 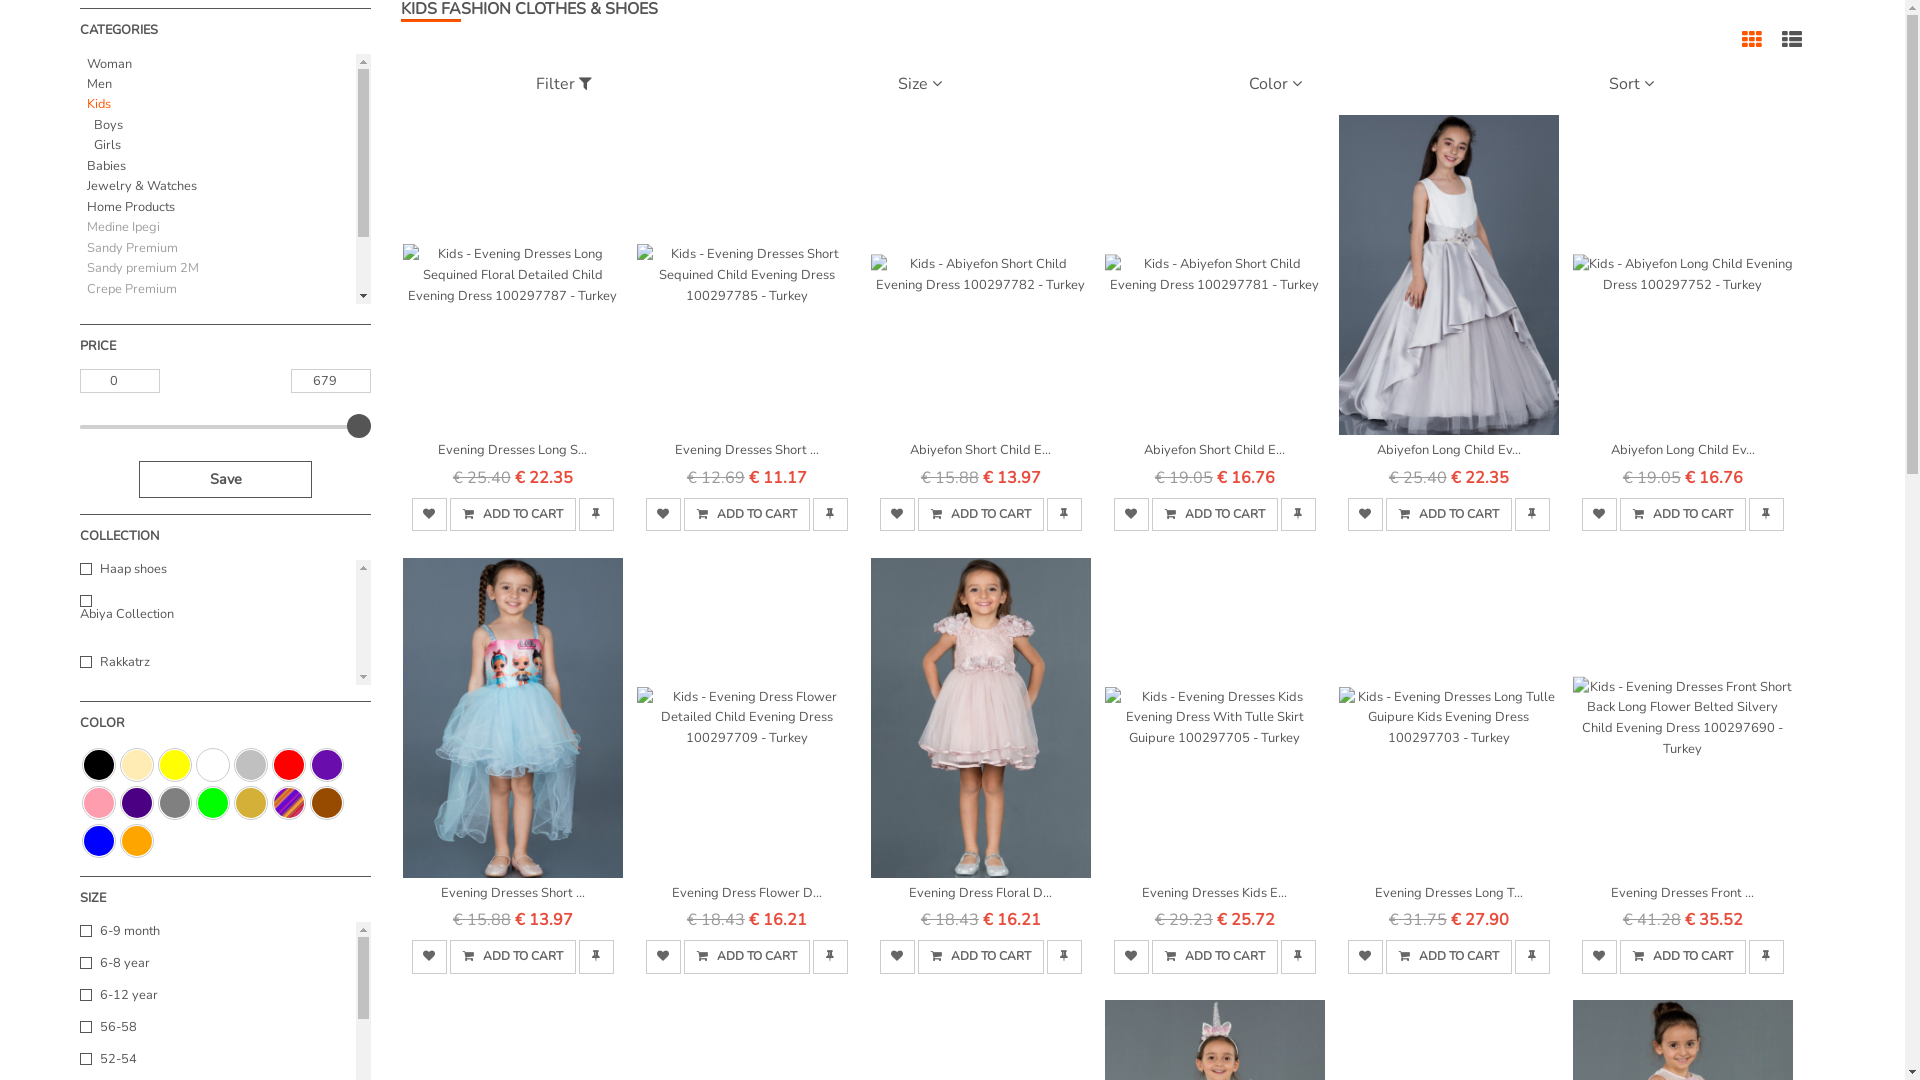 What do you see at coordinates (136, 840) in the screenshot?
I see `'Orange'` at bounding box center [136, 840].